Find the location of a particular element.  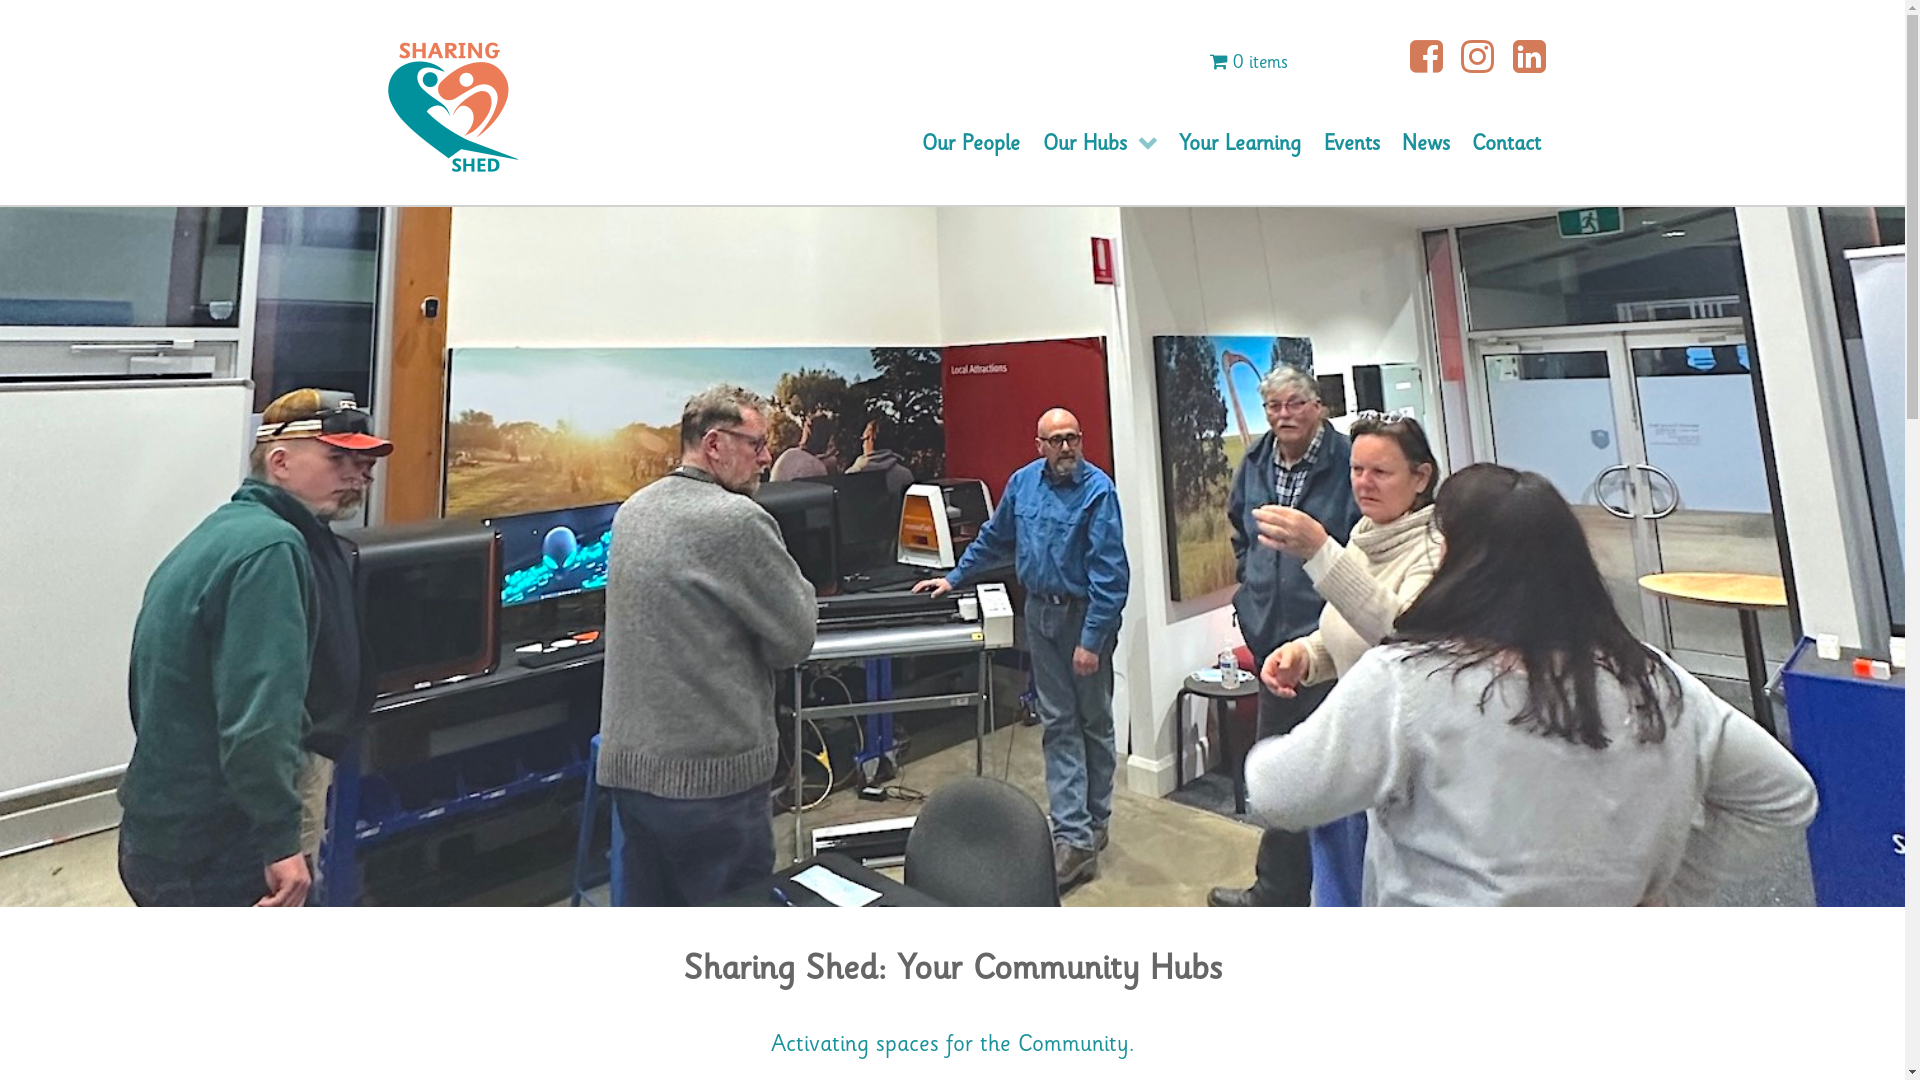

'Events' is located at coordinates (1311, 142).